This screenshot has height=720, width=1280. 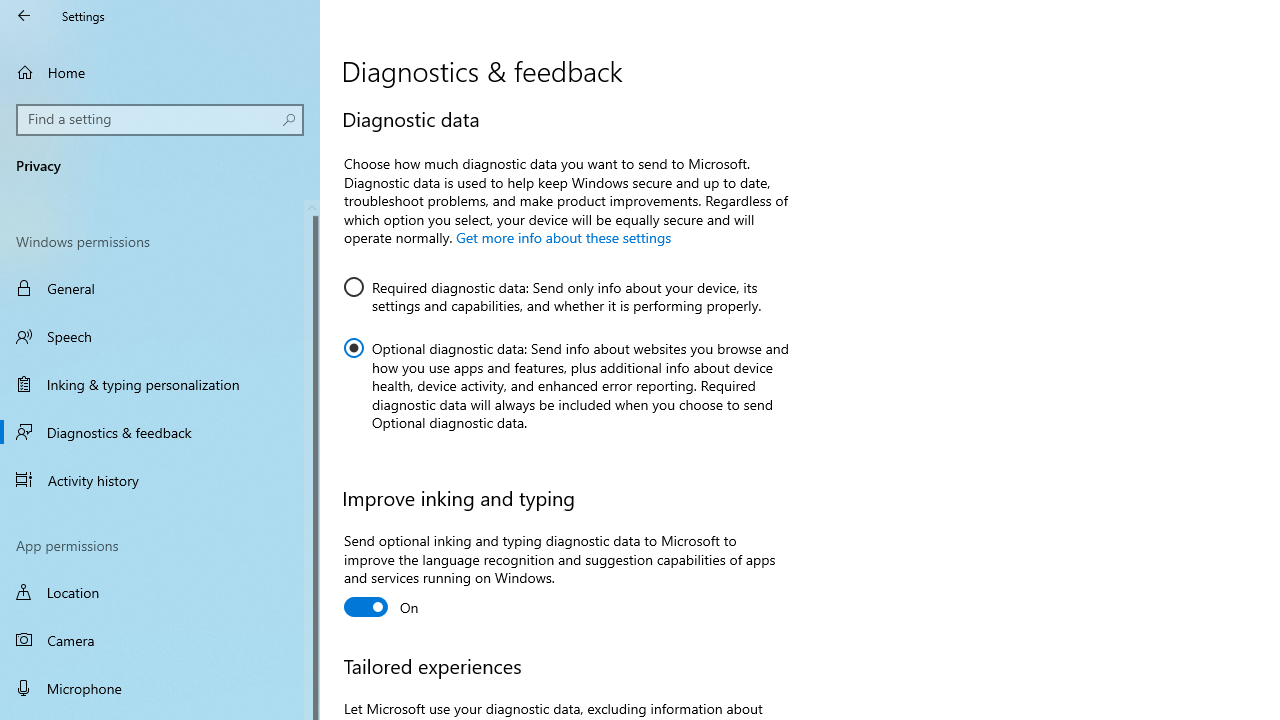 What do you see at coordinates (160, 288) in the screenshot?
I see `'General'` at bounding box center [160, 288].